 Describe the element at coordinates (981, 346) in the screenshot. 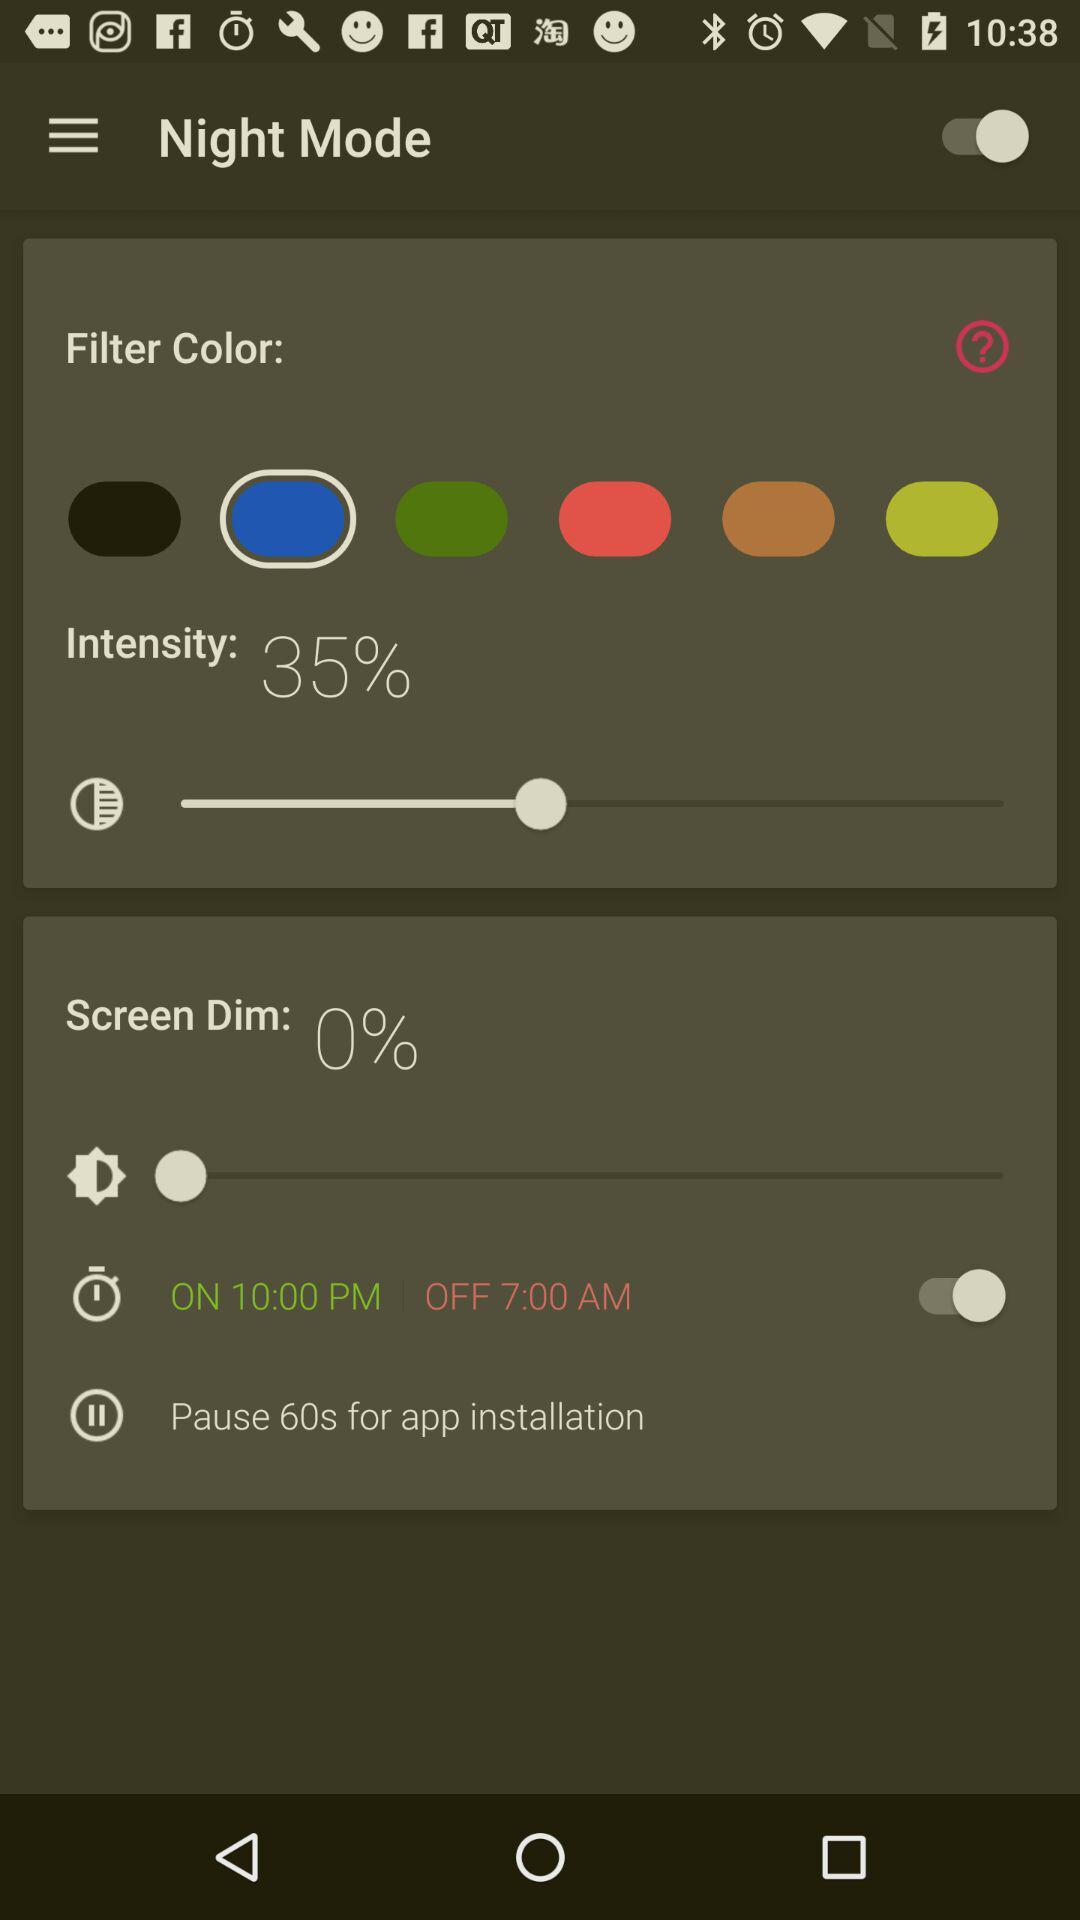

I see `get help for setting` at that location.